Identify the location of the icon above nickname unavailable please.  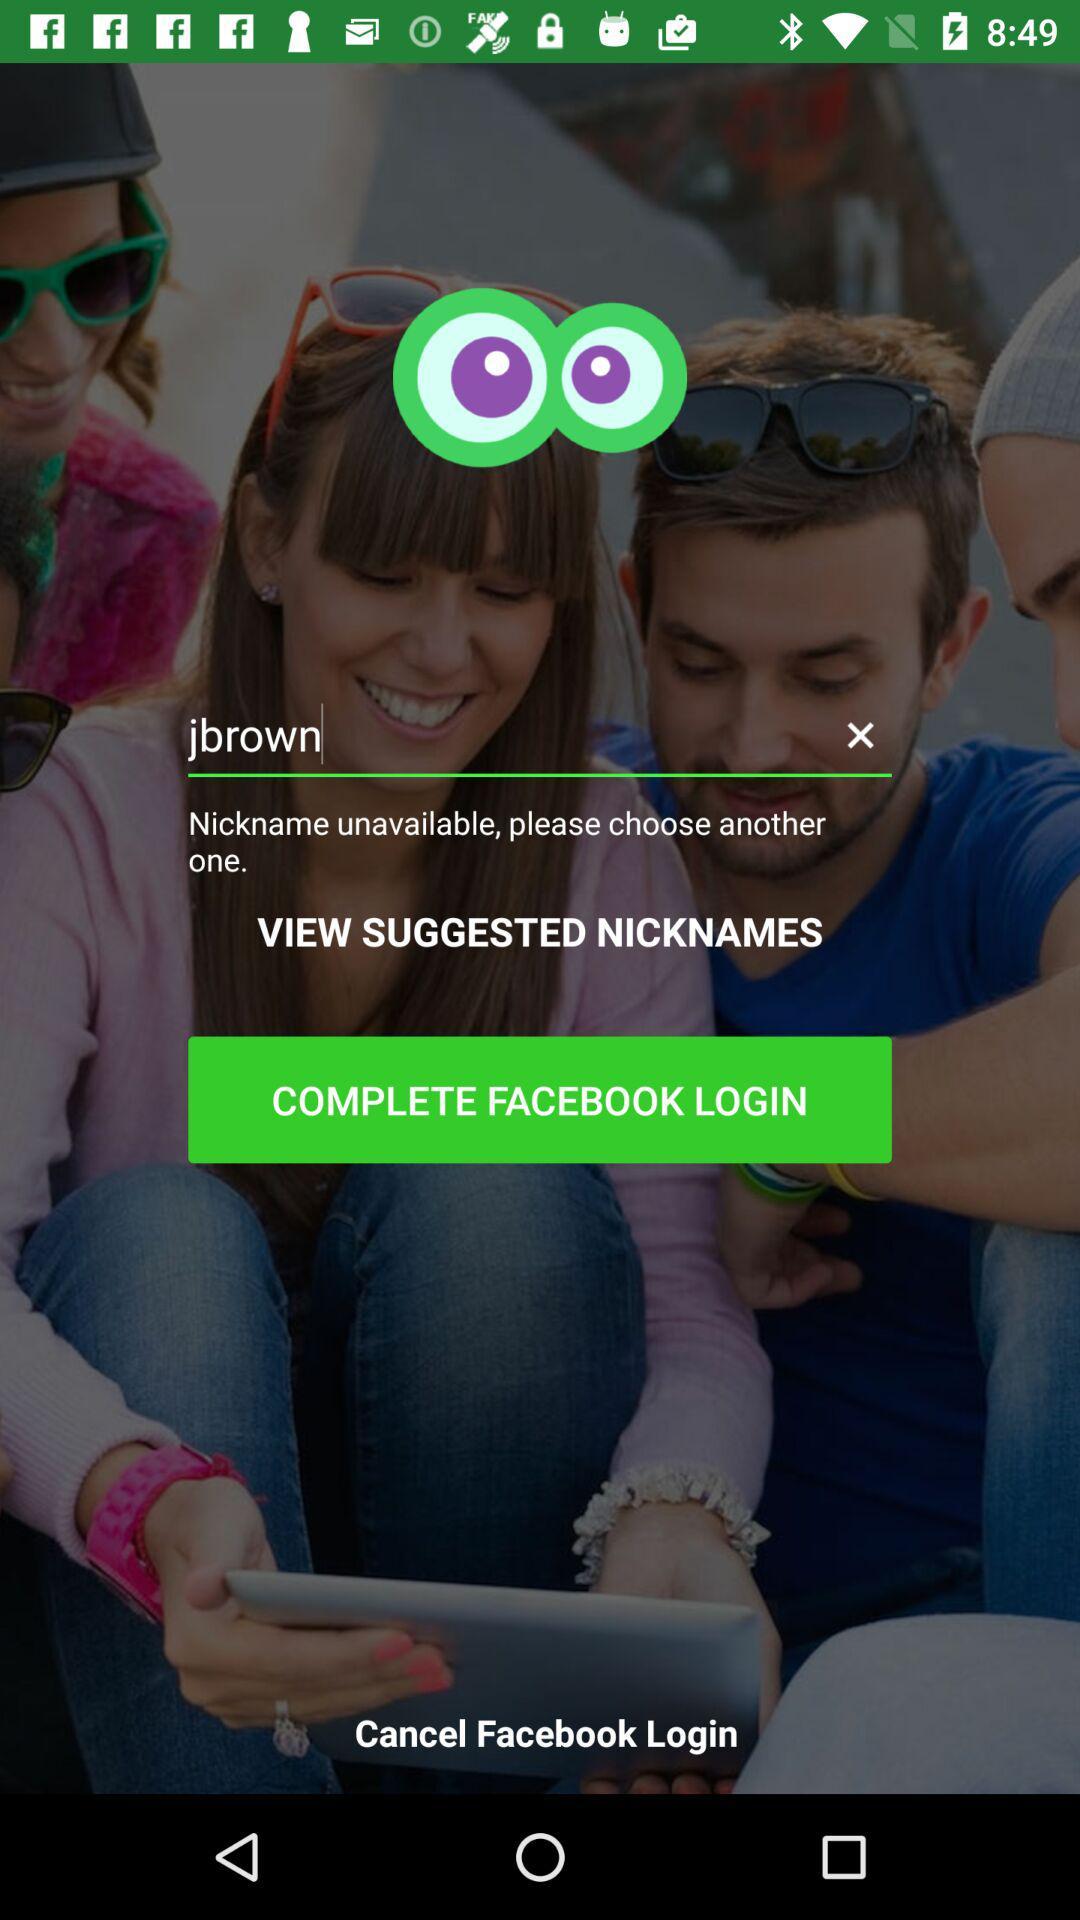
(859, 733).